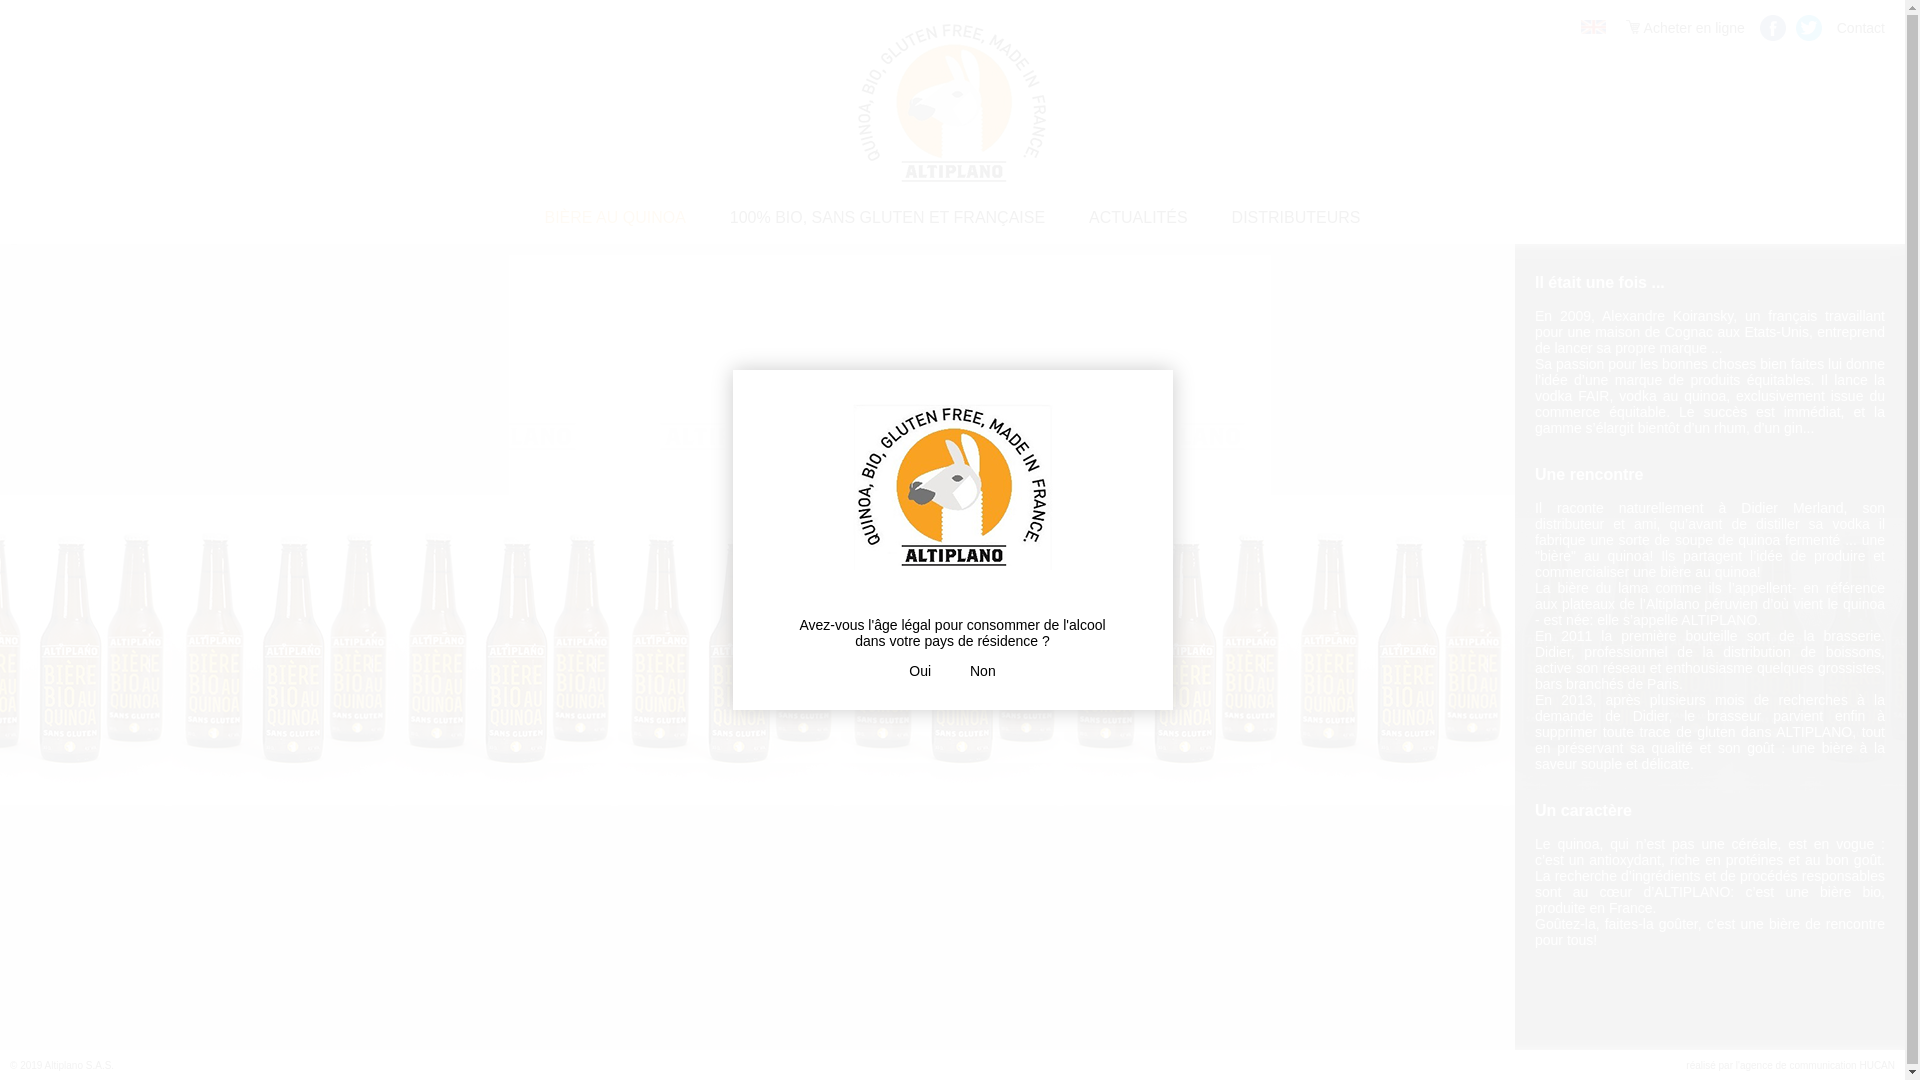 This screenshot has height=1080, width=1920. I want to click on 'Non', so click(983, 671).